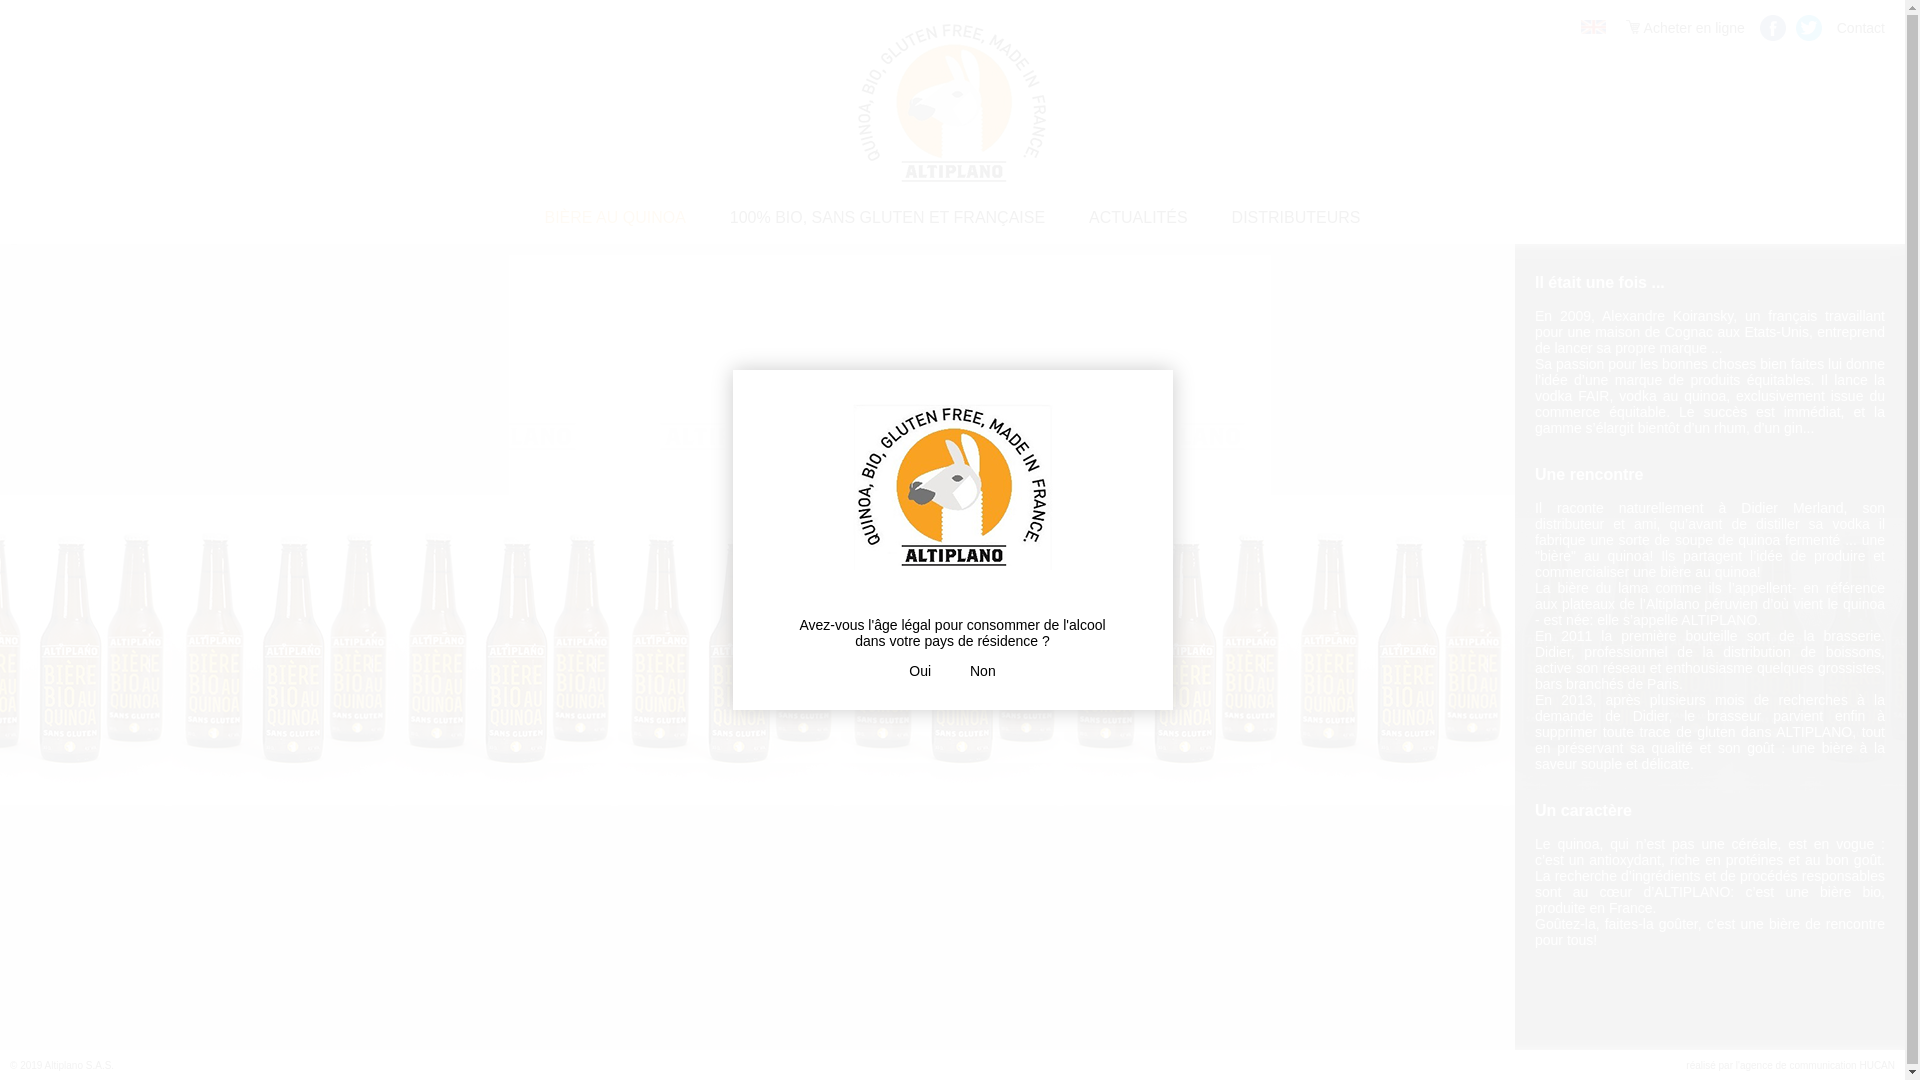 This screenshot has height=1080, width=1920. I want to click on 'Non', so click(983, 671).